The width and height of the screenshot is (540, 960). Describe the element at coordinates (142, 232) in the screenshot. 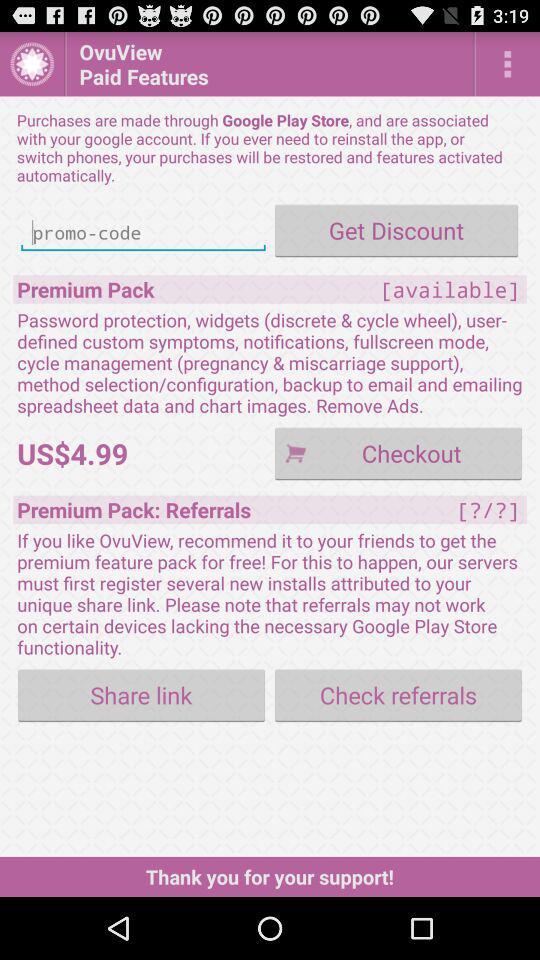

I see `promo code entry` at that location.